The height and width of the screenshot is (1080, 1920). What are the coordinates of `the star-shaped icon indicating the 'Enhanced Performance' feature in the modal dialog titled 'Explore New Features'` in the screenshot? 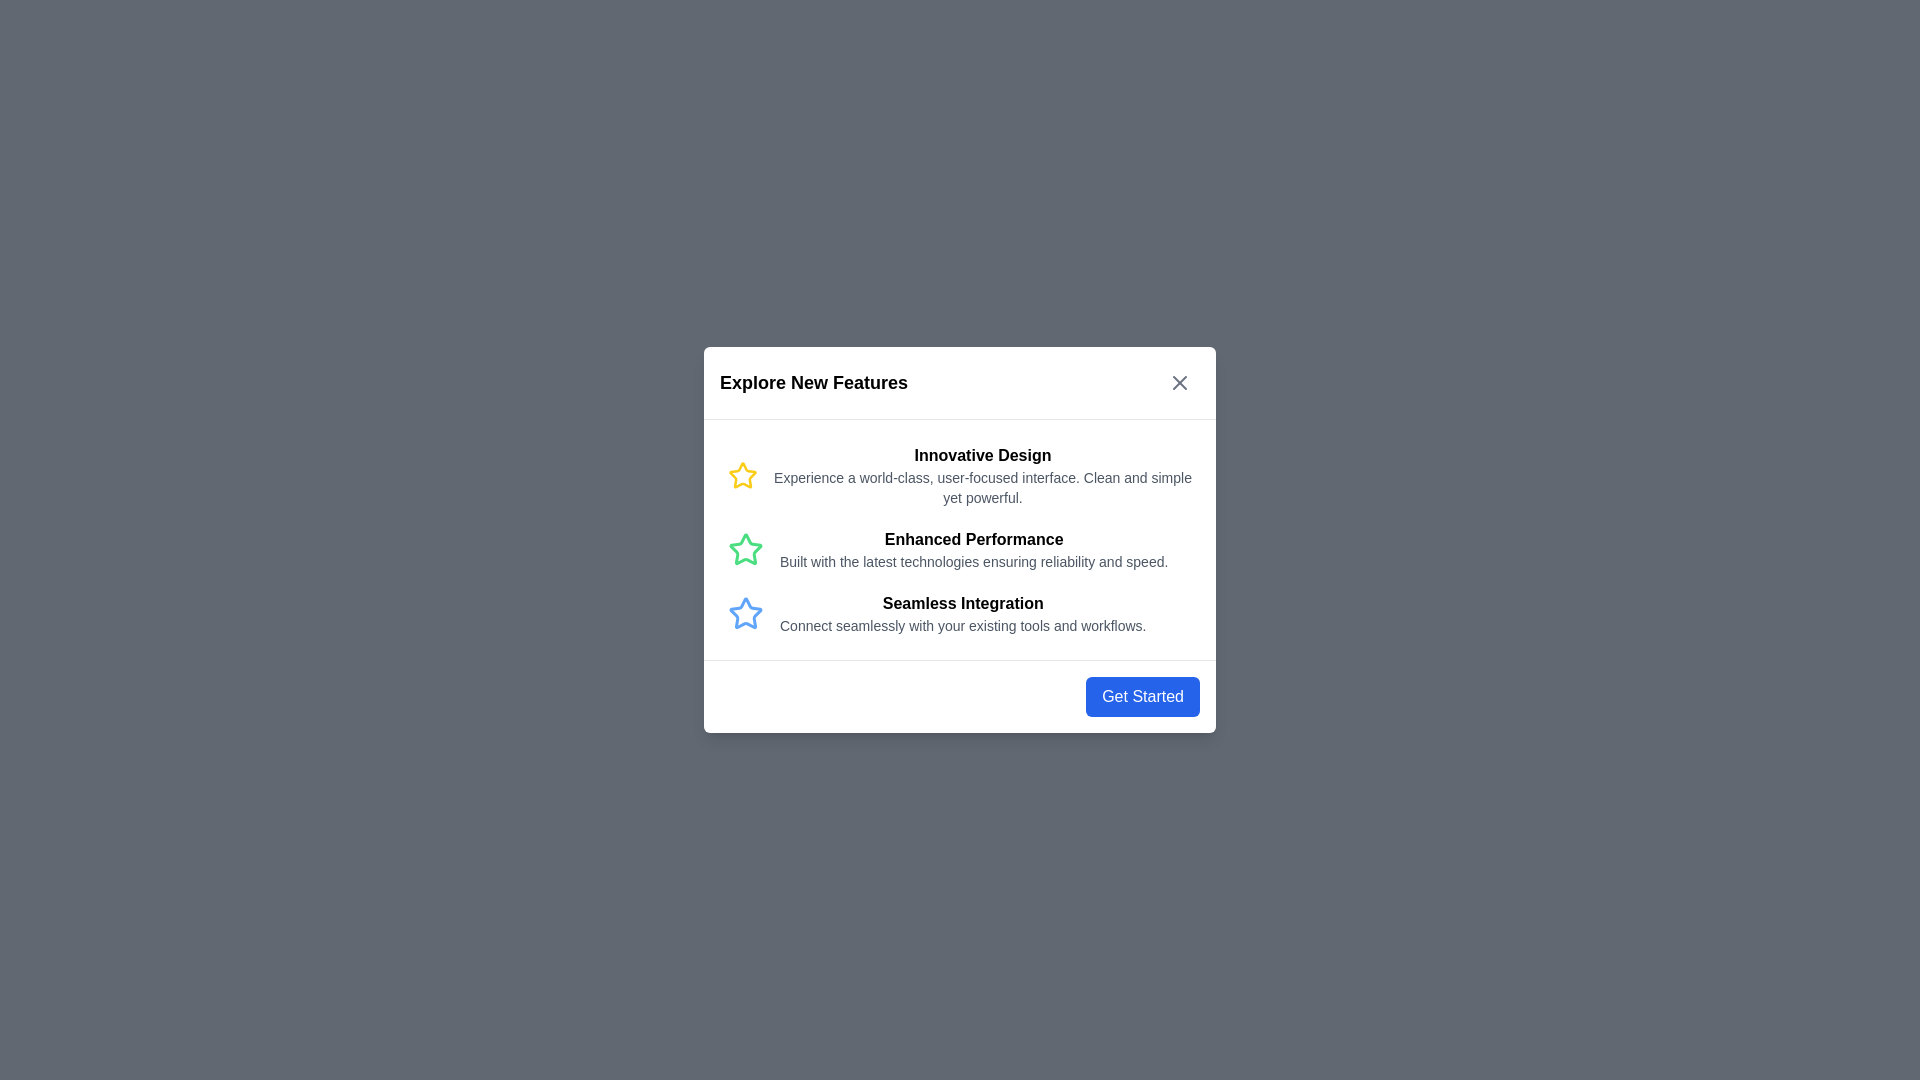 It's located at (744, 549).